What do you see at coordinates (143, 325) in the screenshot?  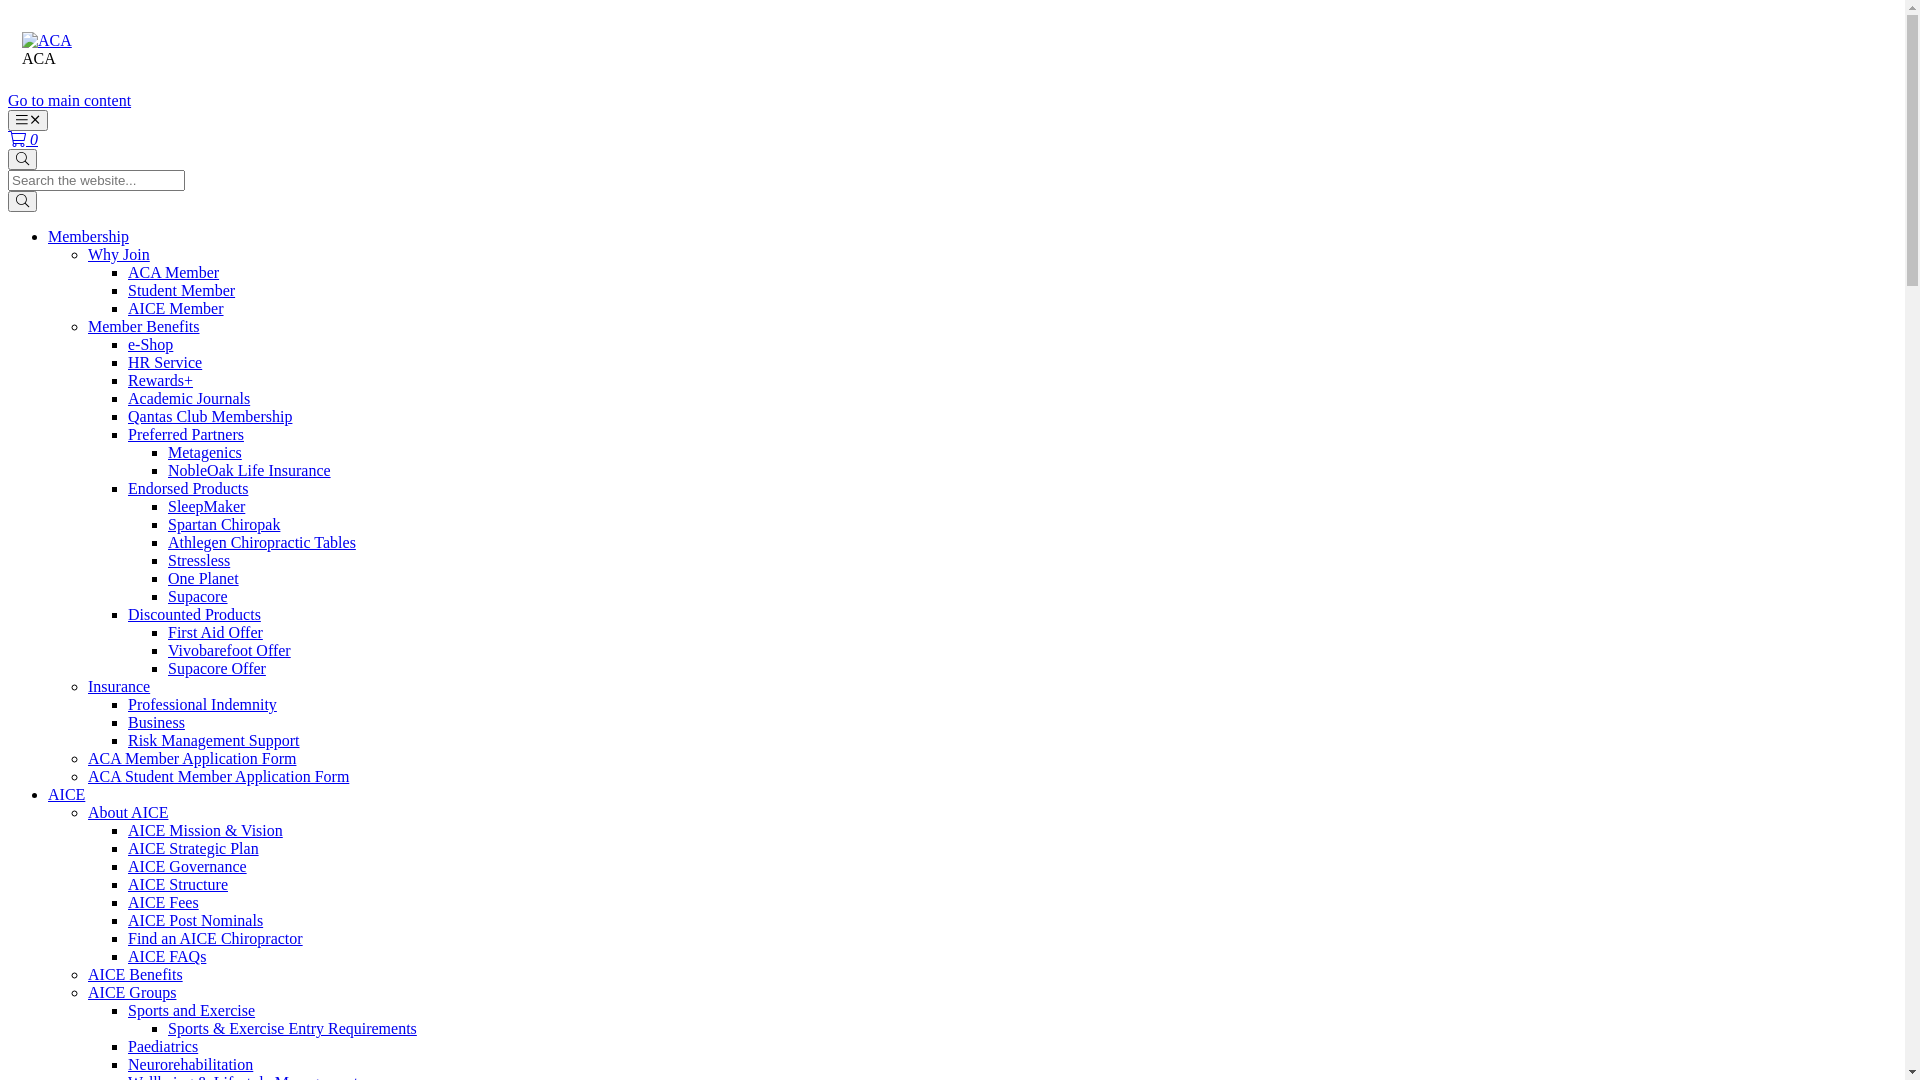 I see `'Member Benefits'` at bounding box center [143, 325].